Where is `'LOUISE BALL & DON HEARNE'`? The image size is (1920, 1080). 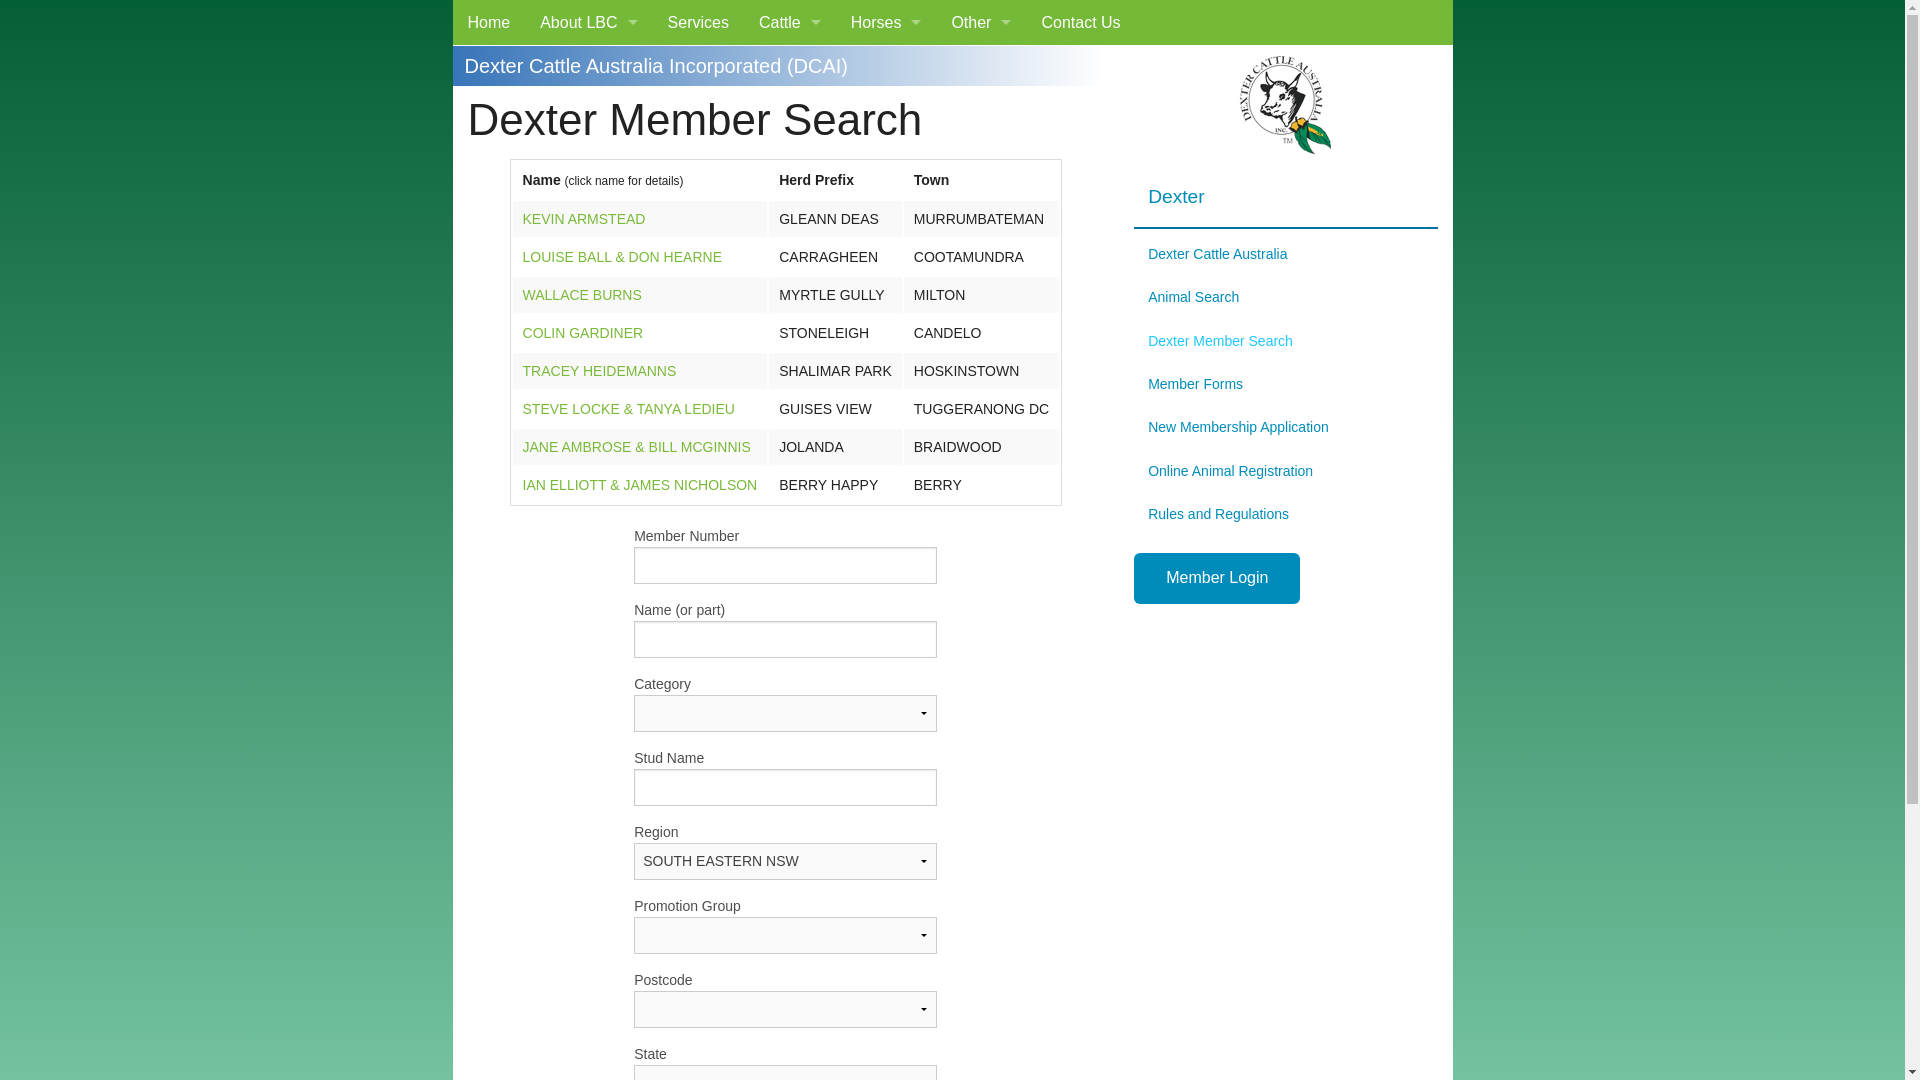
'LOUISE BALL & DON HEARNE' is located at coordinates (523, 256).